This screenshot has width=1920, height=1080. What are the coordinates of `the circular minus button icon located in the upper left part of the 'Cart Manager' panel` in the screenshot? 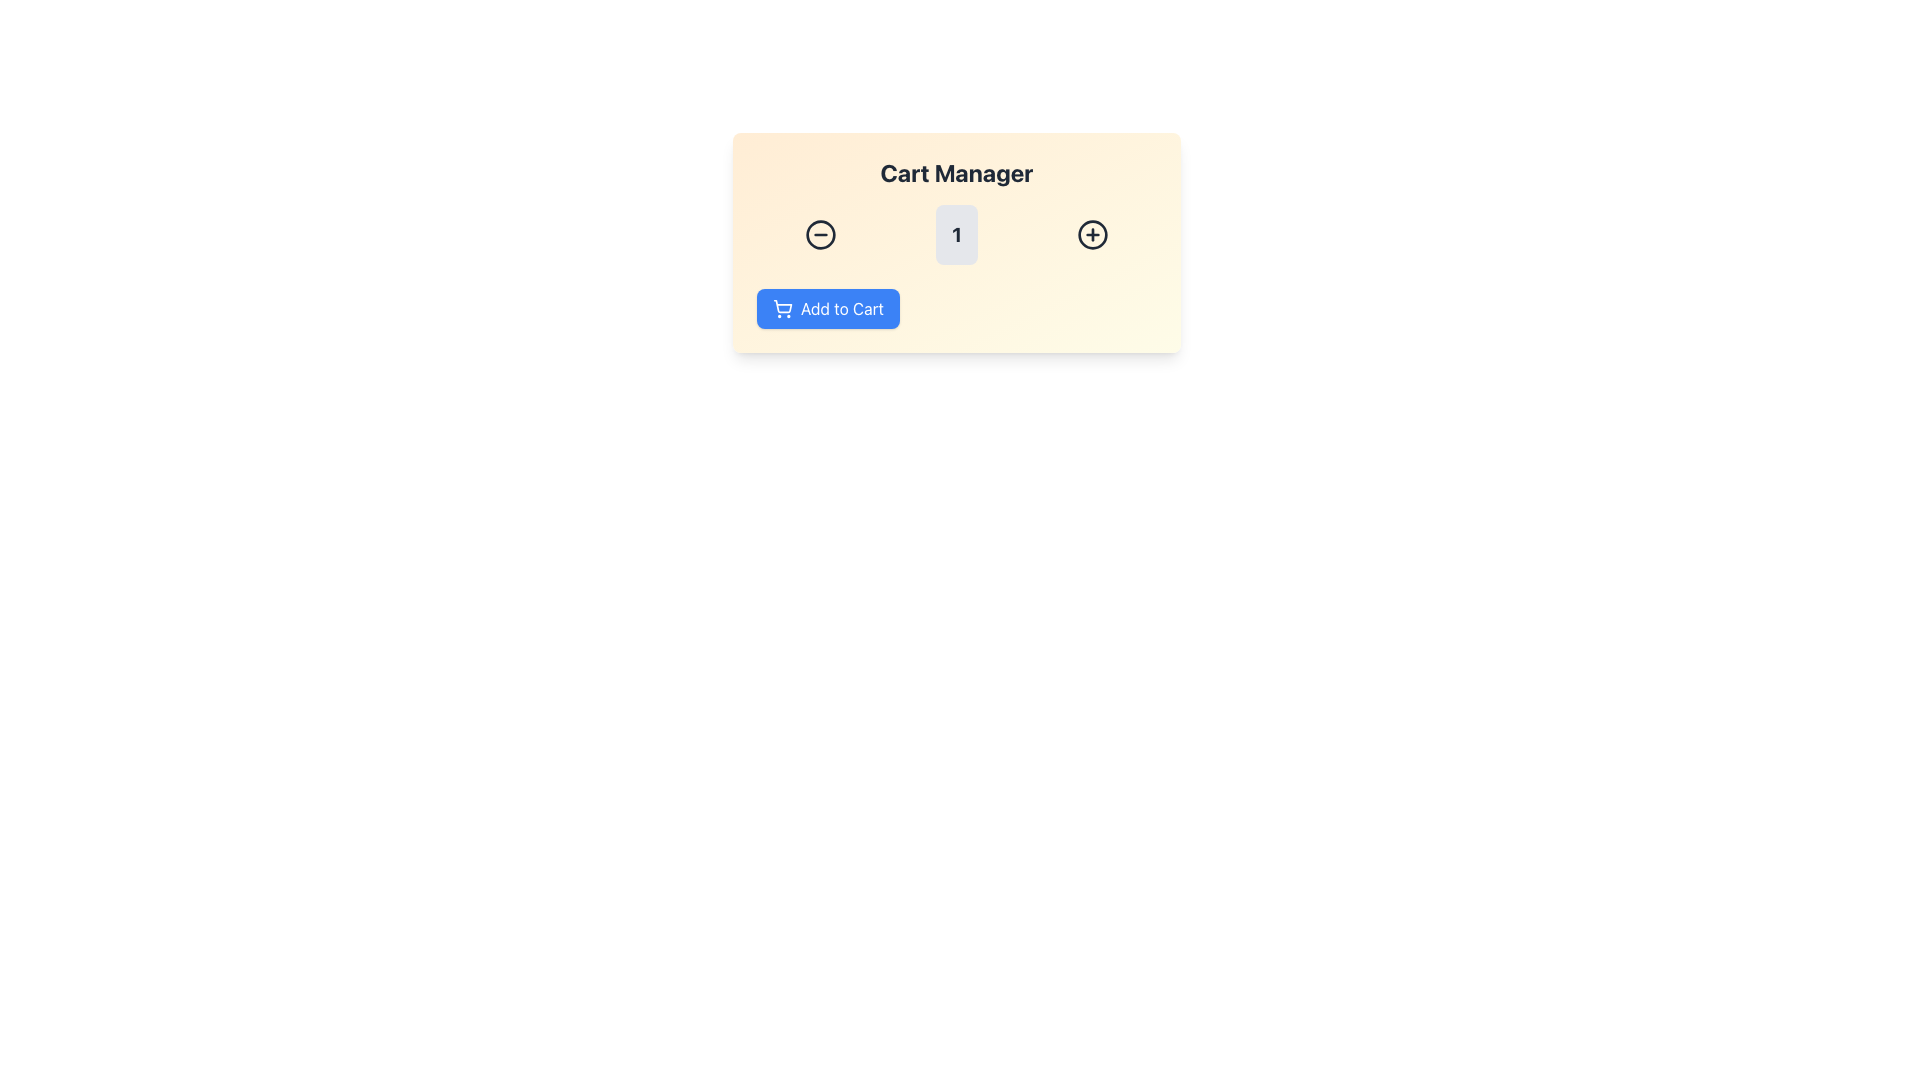 It's located at (820, 234).